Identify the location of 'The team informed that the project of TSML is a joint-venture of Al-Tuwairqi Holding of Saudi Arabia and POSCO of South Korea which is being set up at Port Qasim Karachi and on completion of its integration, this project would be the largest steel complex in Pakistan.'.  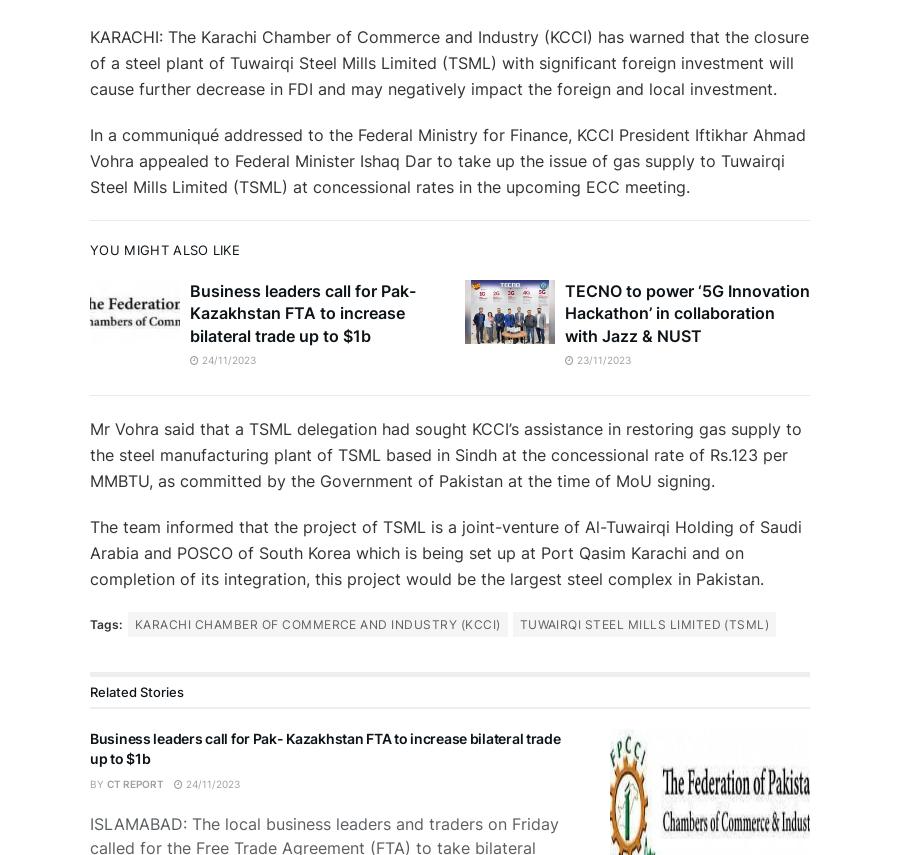
(446, 551).